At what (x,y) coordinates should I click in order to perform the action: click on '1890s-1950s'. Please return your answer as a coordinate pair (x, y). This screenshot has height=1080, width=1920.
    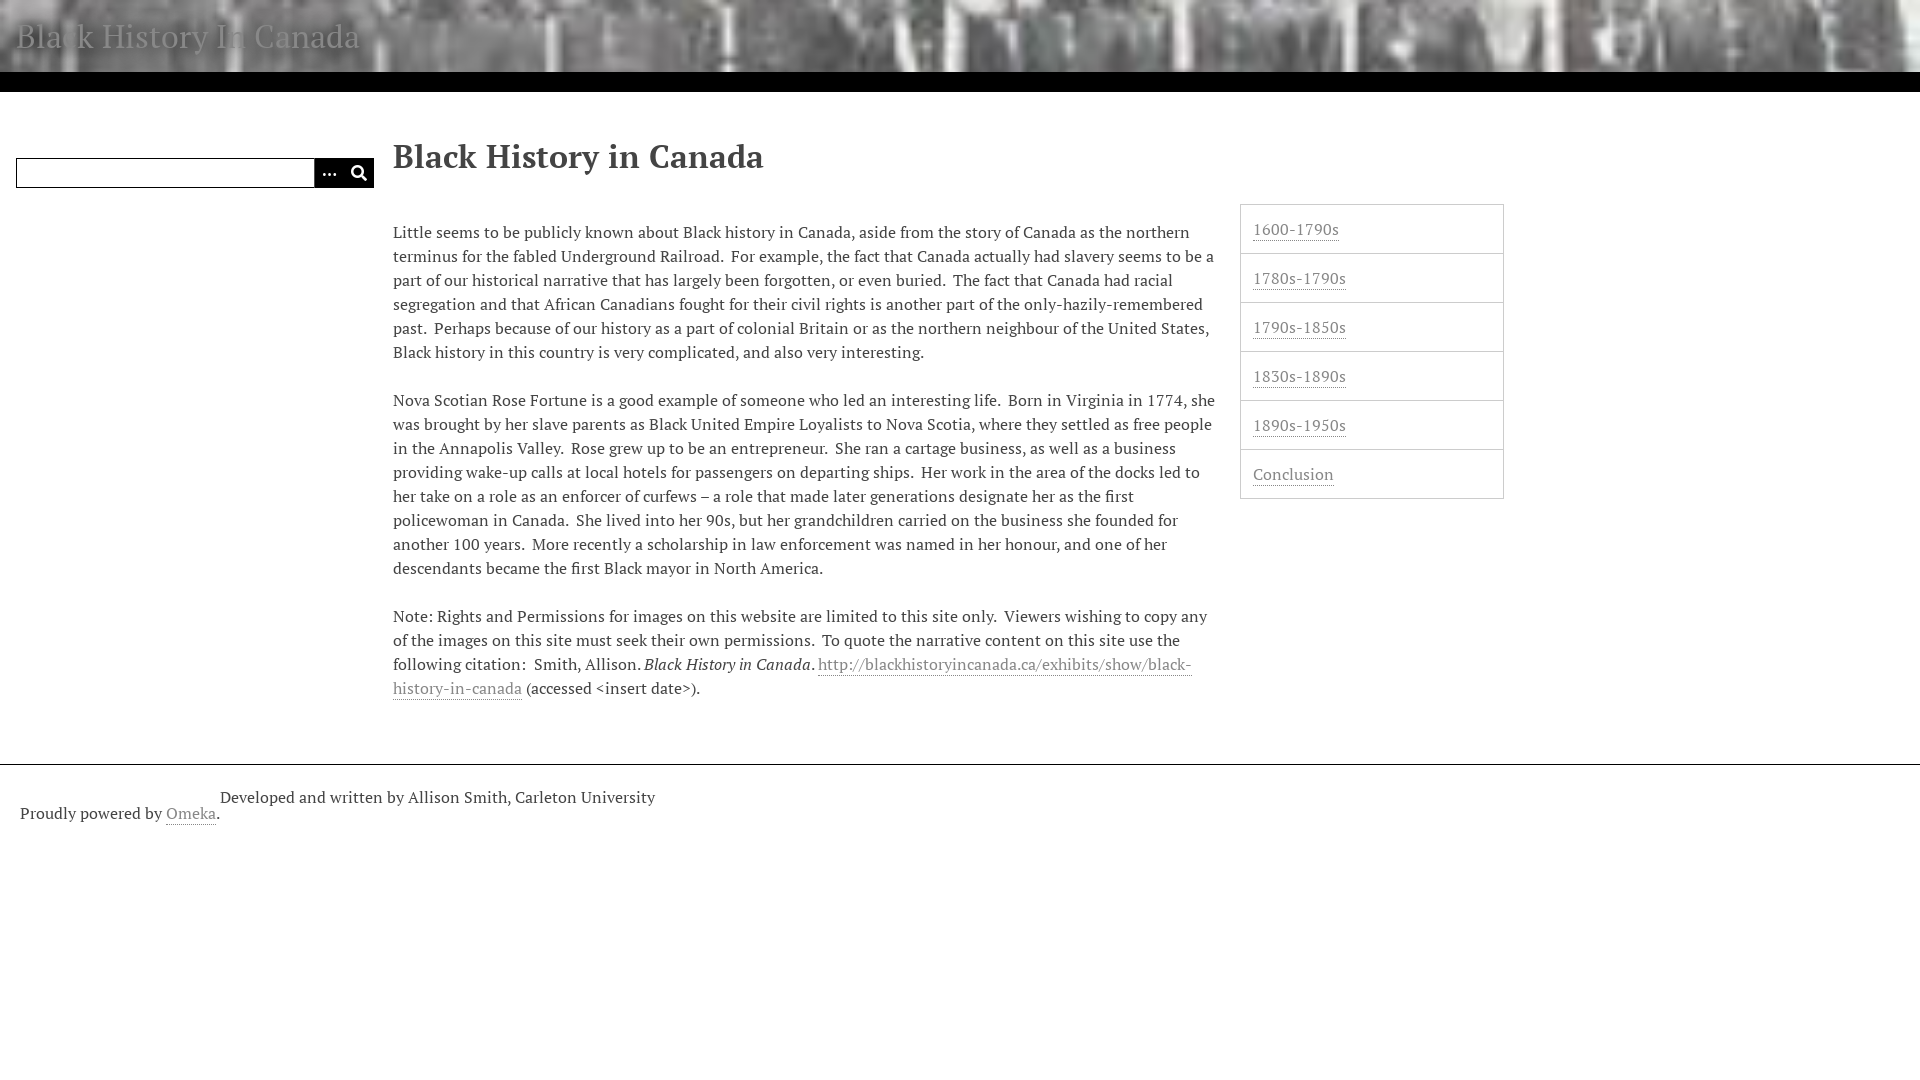
    Looking at the image, I should click on (1299, 424).